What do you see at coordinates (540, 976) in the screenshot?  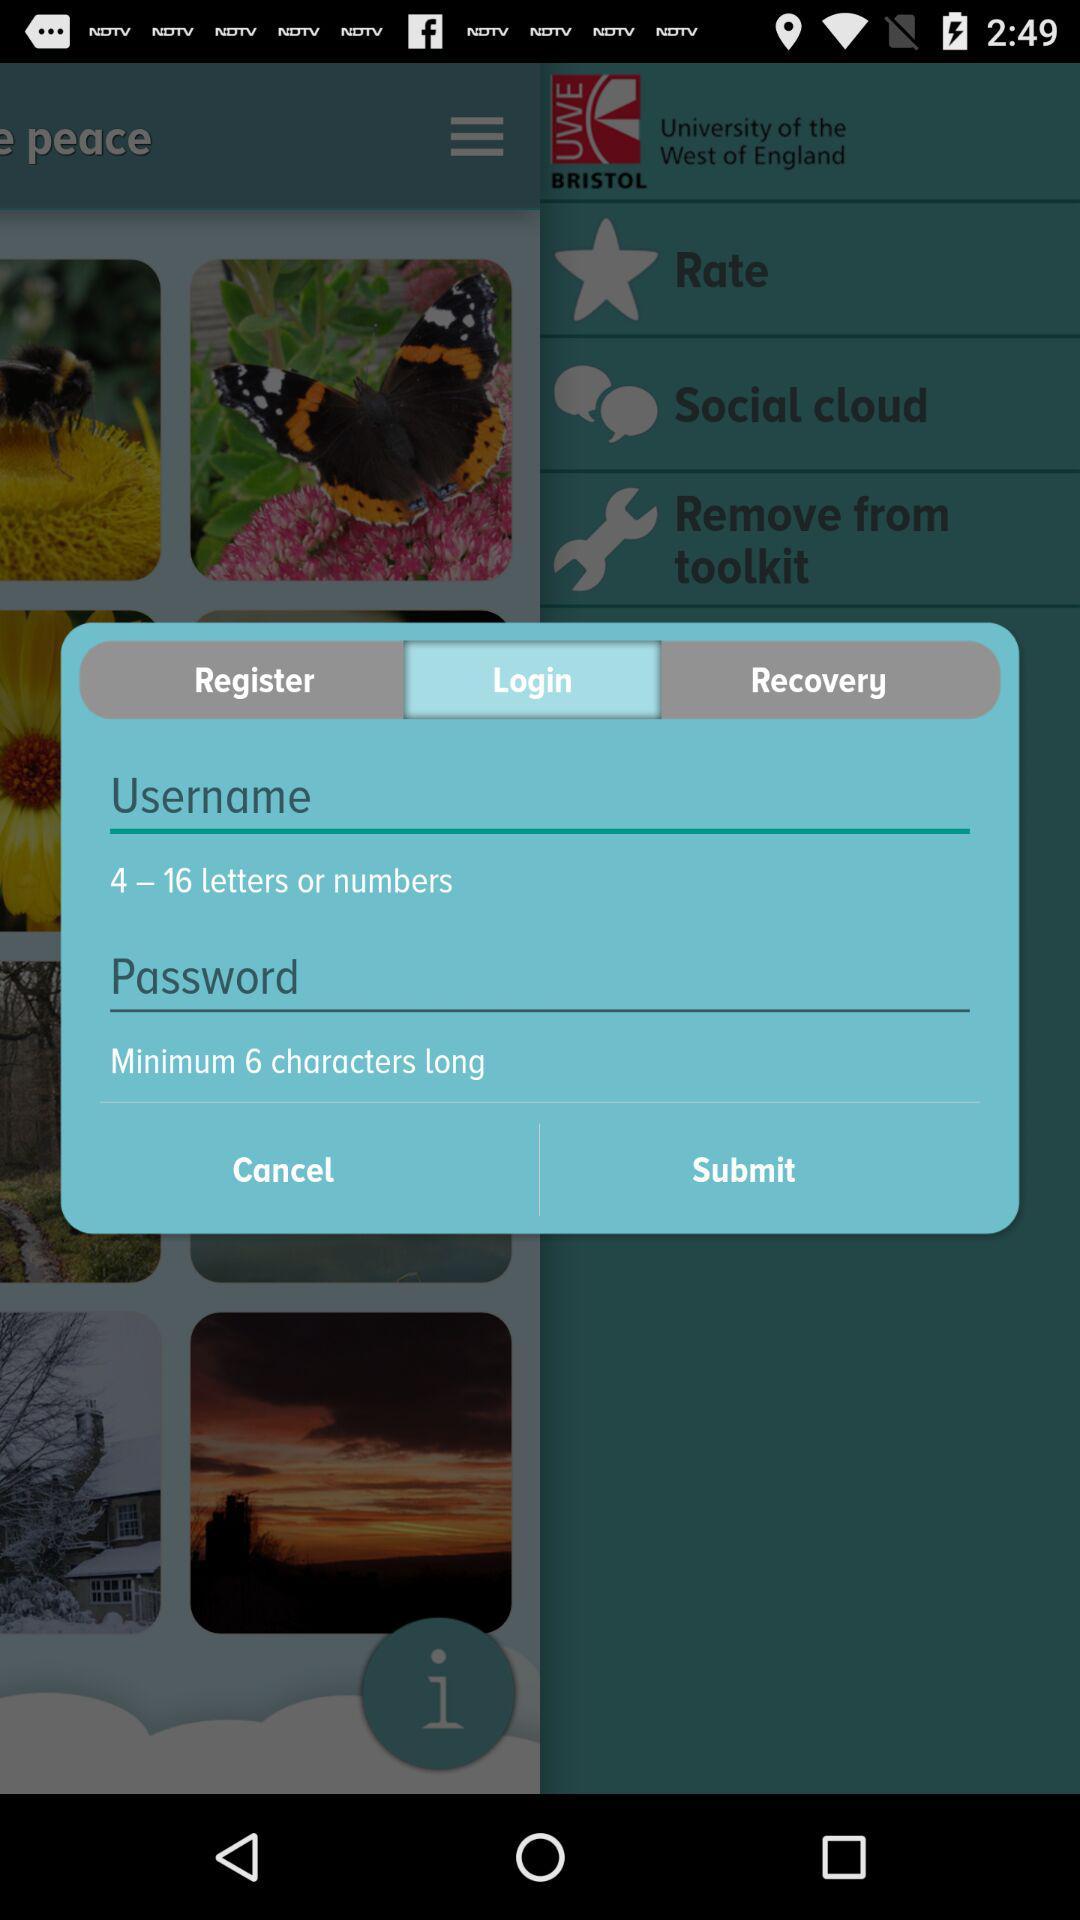 I see `password` at bounding box center [540, 976].